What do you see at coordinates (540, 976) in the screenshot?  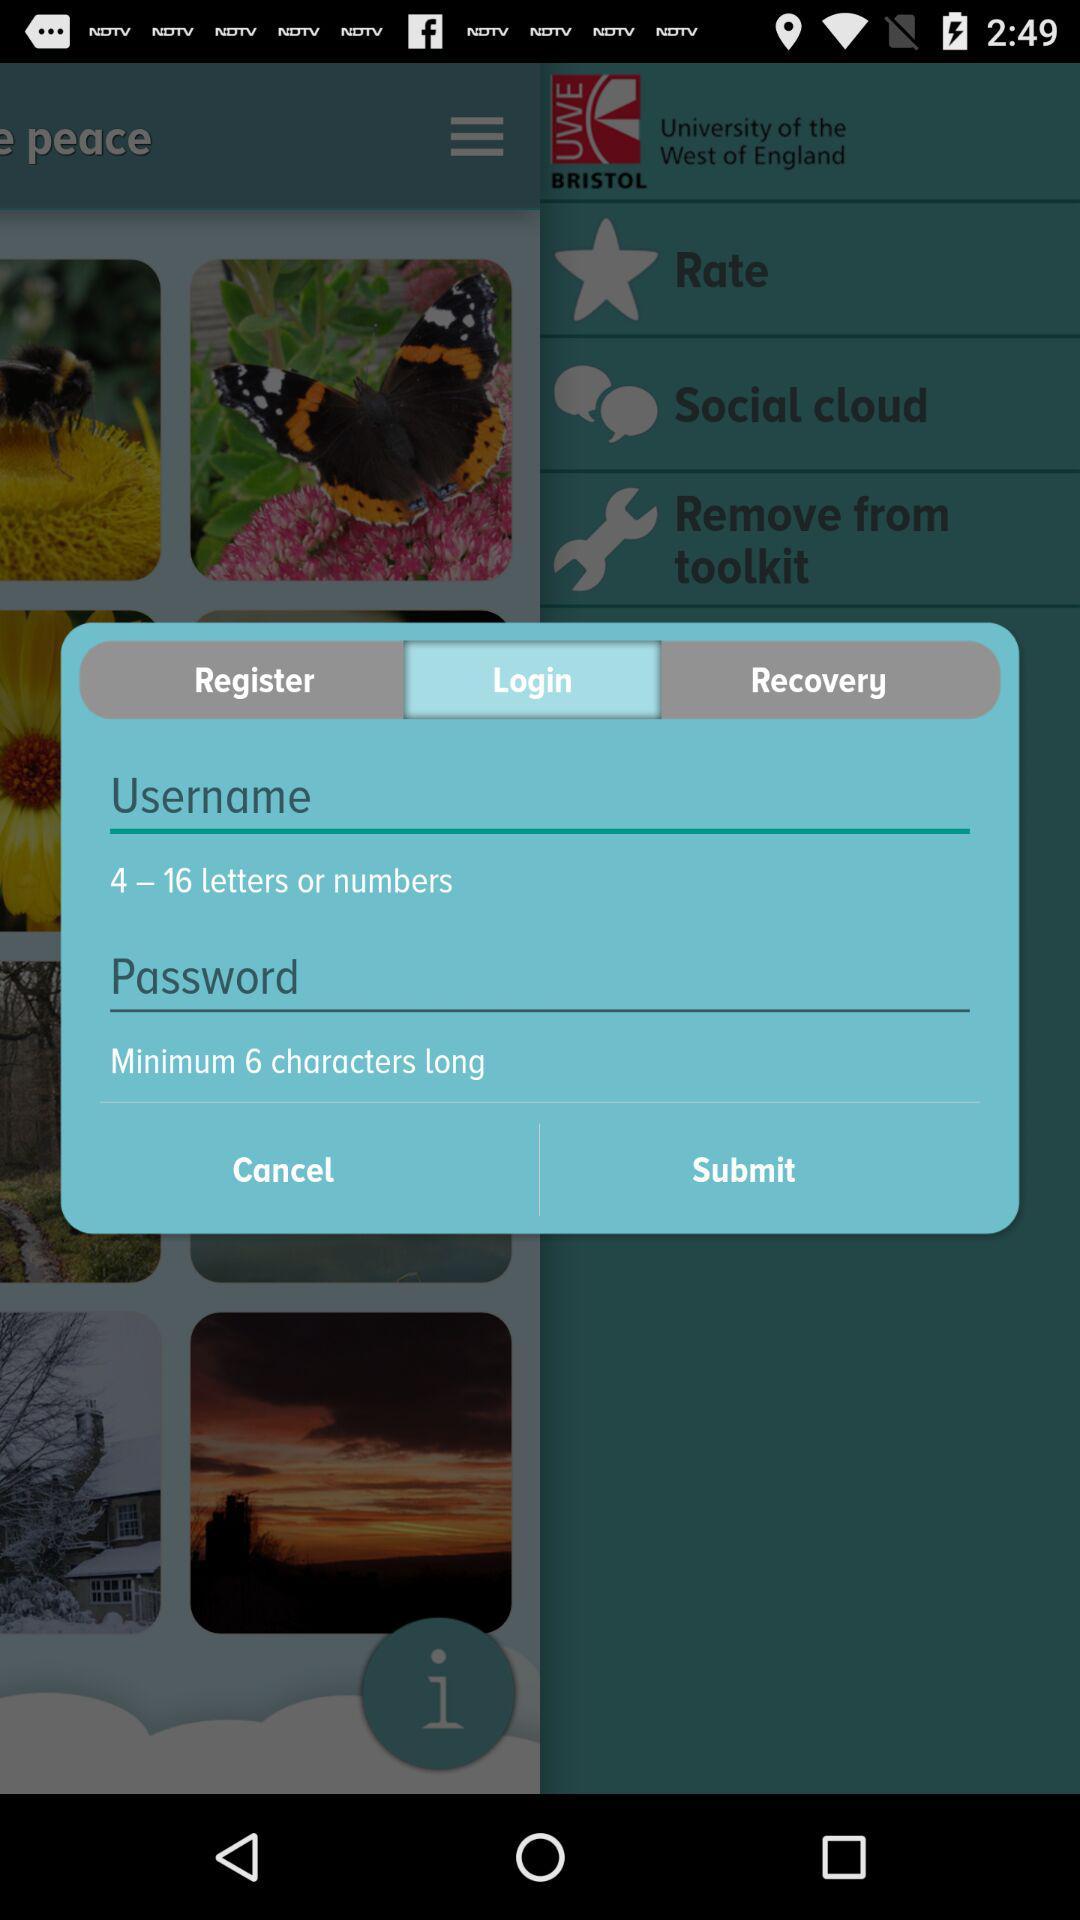 I see `password` at bounding box center [540, 976].